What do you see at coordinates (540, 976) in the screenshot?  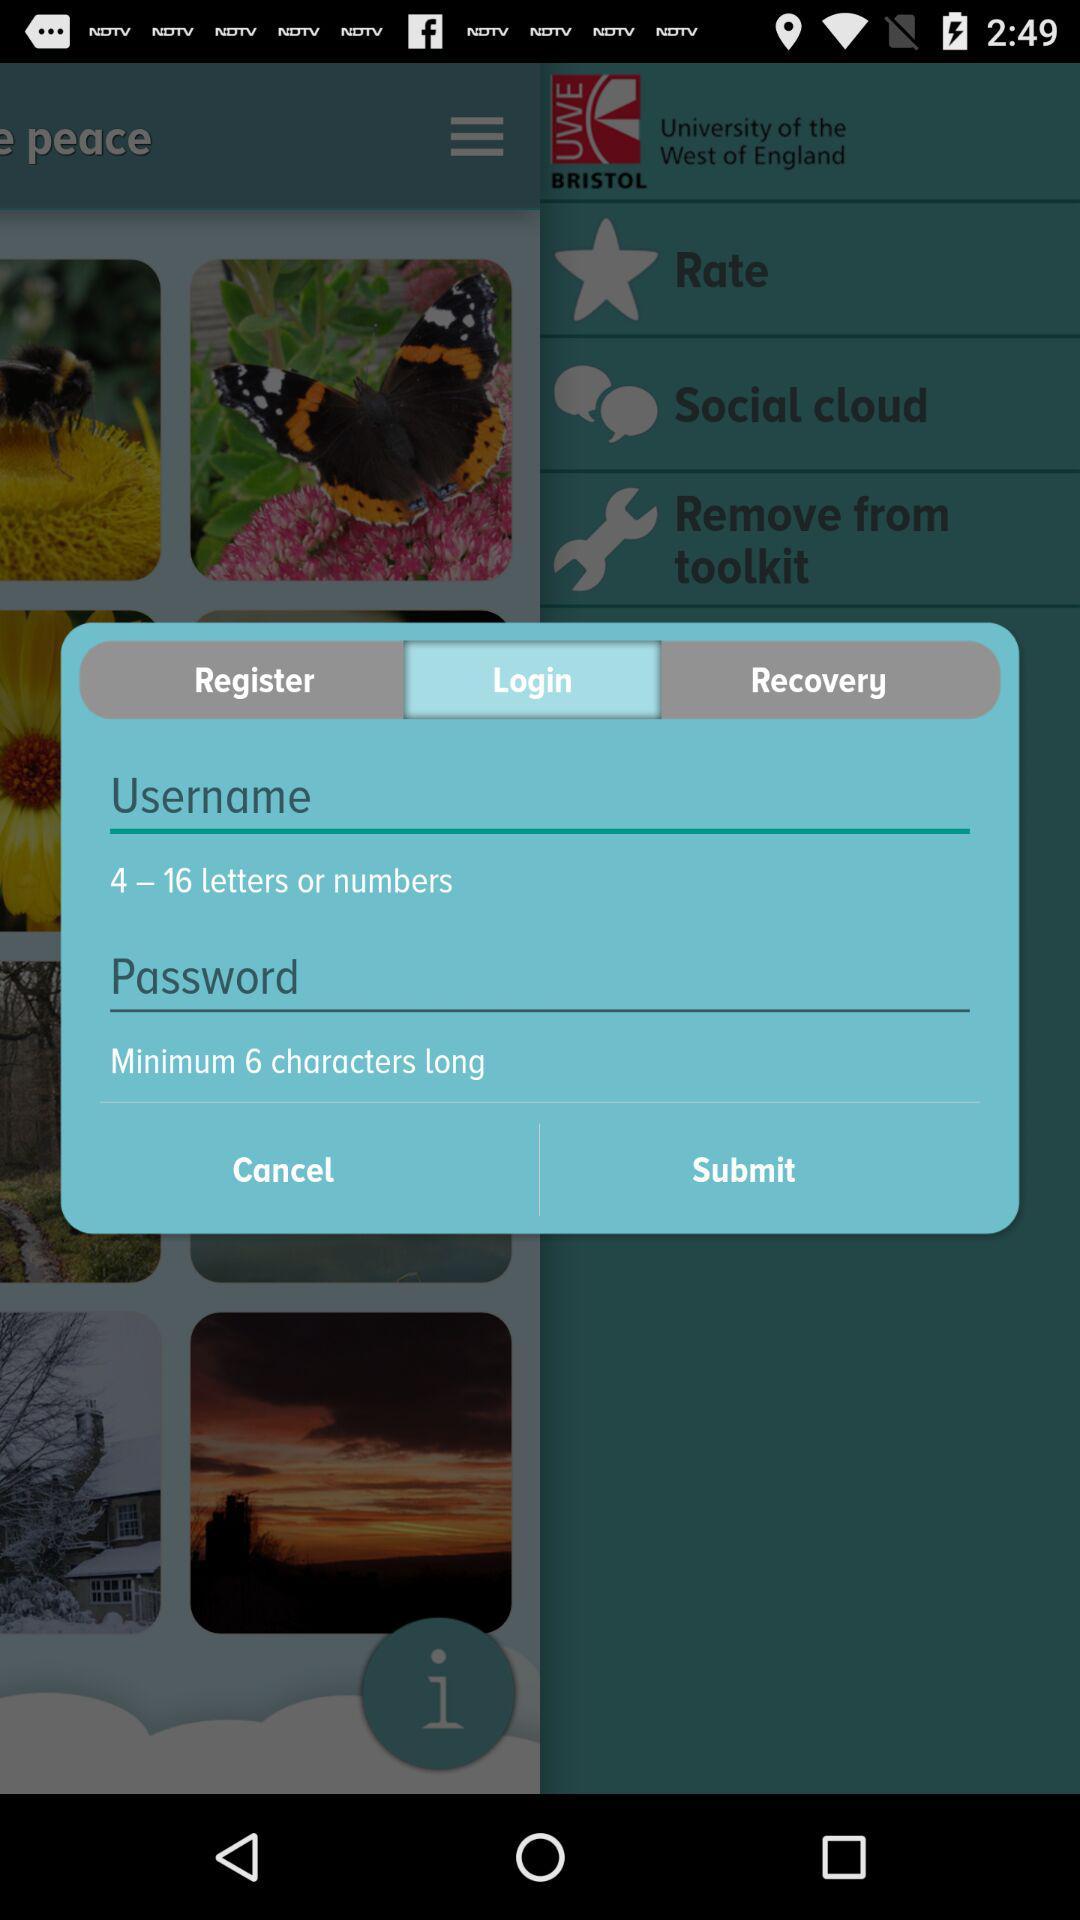 I see `password` at bounding box center [540, 976].